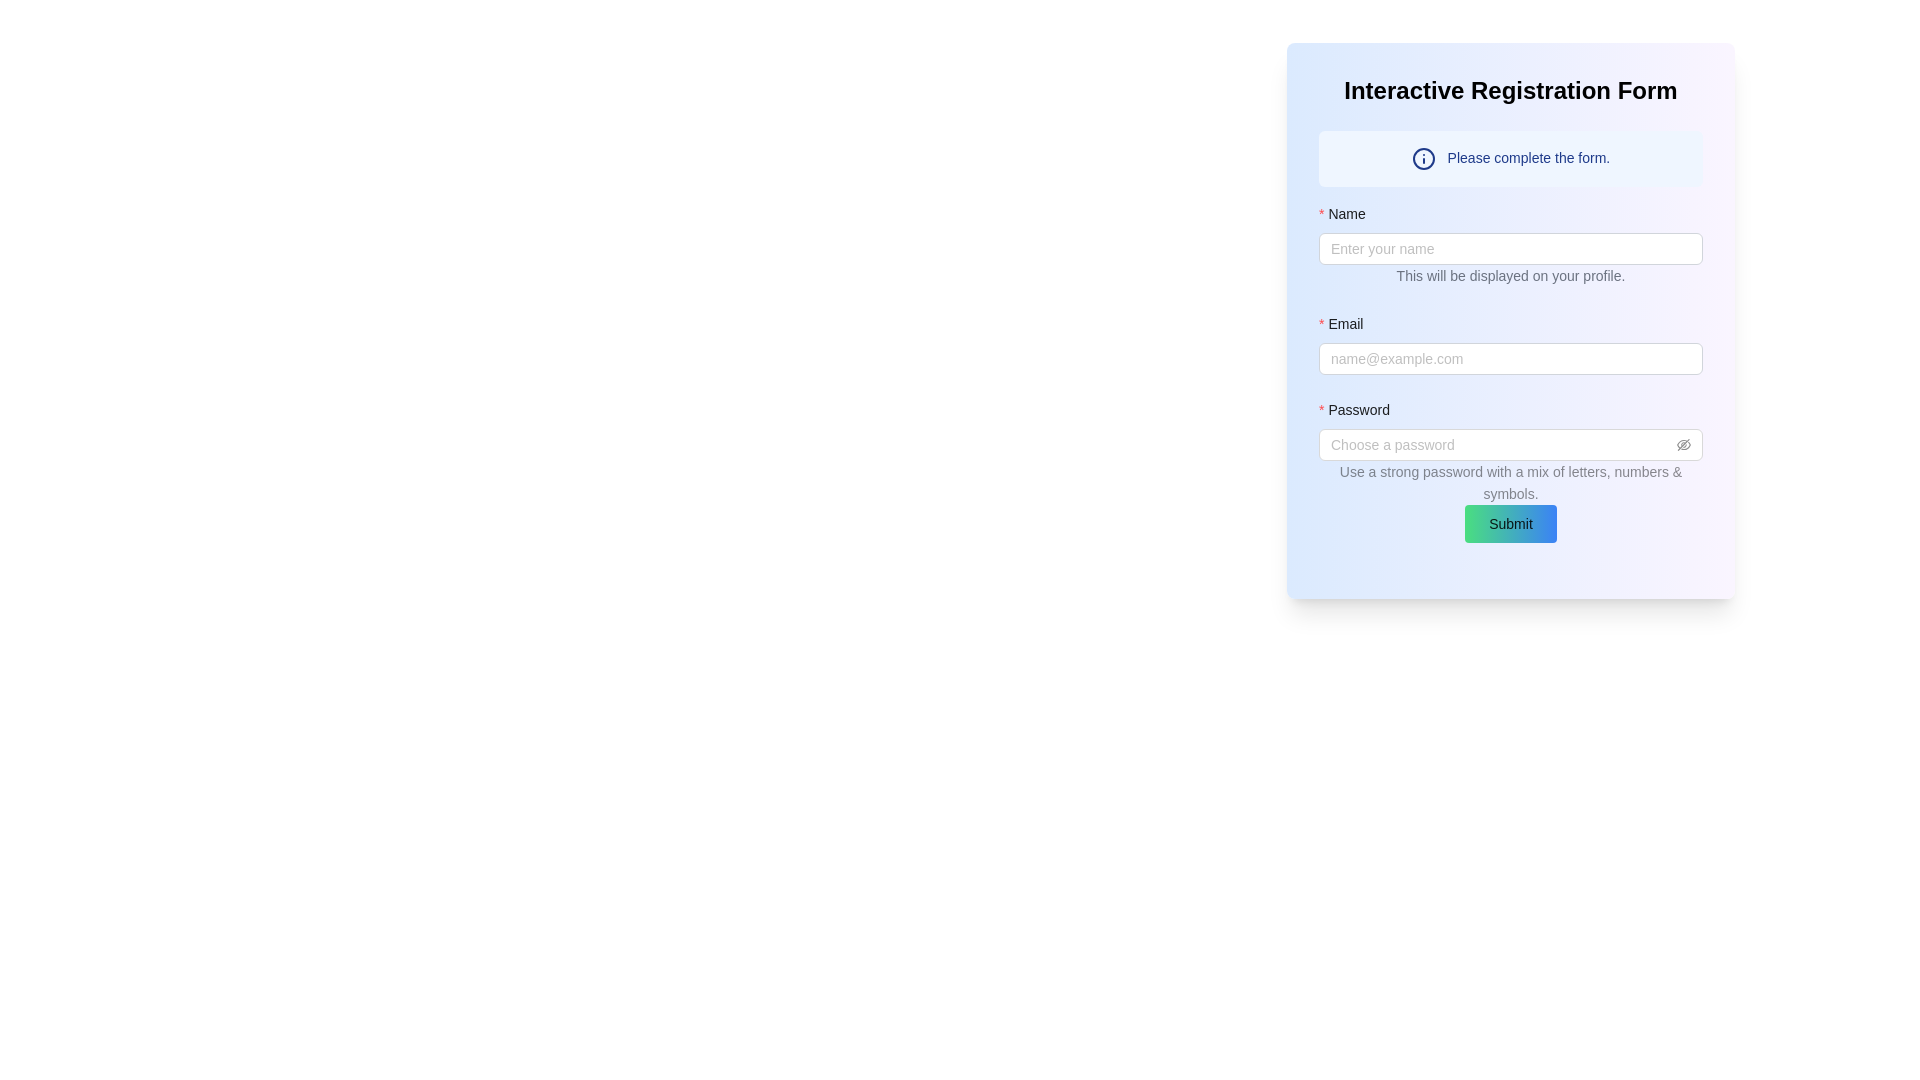  I want to click on the instructional text label located just below the 'Name' input field in the registration form, which explains that the entered name will appear on the user's profile, so click(1511, 277).